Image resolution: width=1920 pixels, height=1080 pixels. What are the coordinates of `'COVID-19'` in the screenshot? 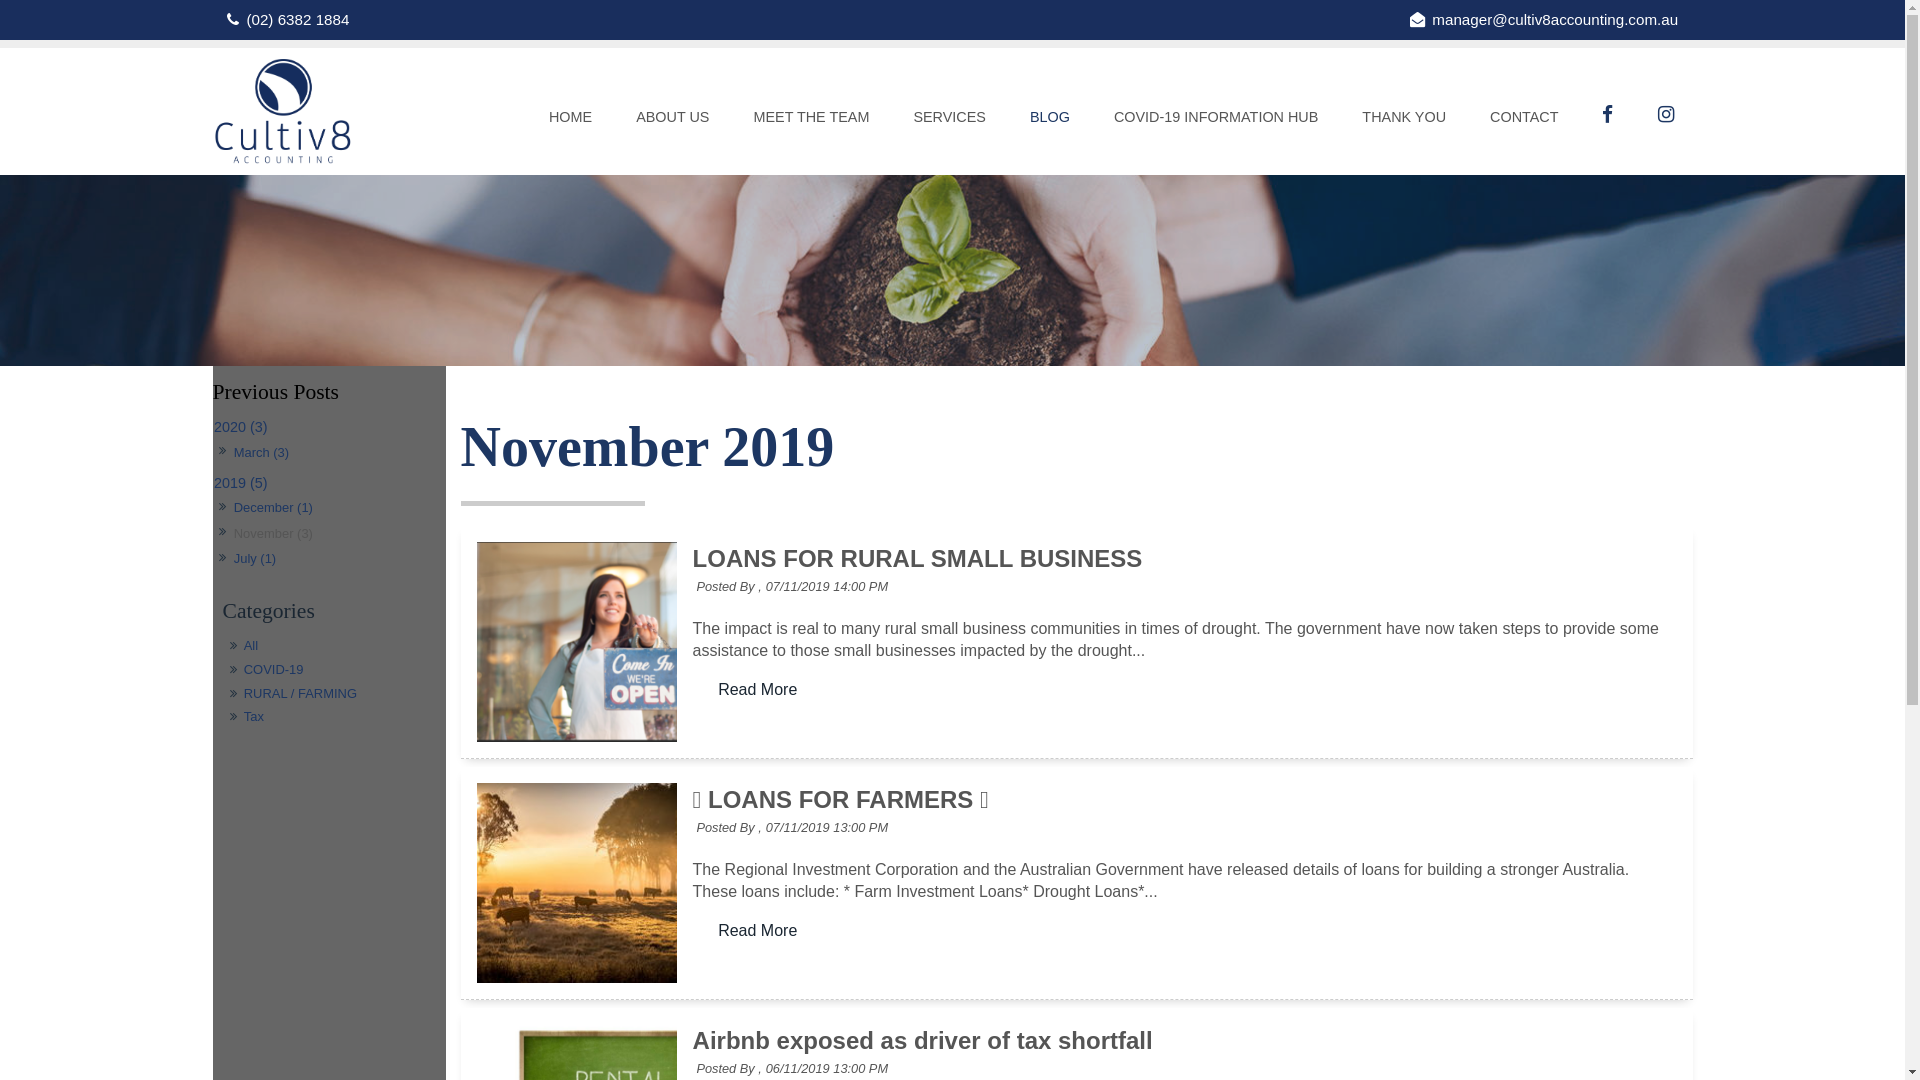 It's located at (229, 670).